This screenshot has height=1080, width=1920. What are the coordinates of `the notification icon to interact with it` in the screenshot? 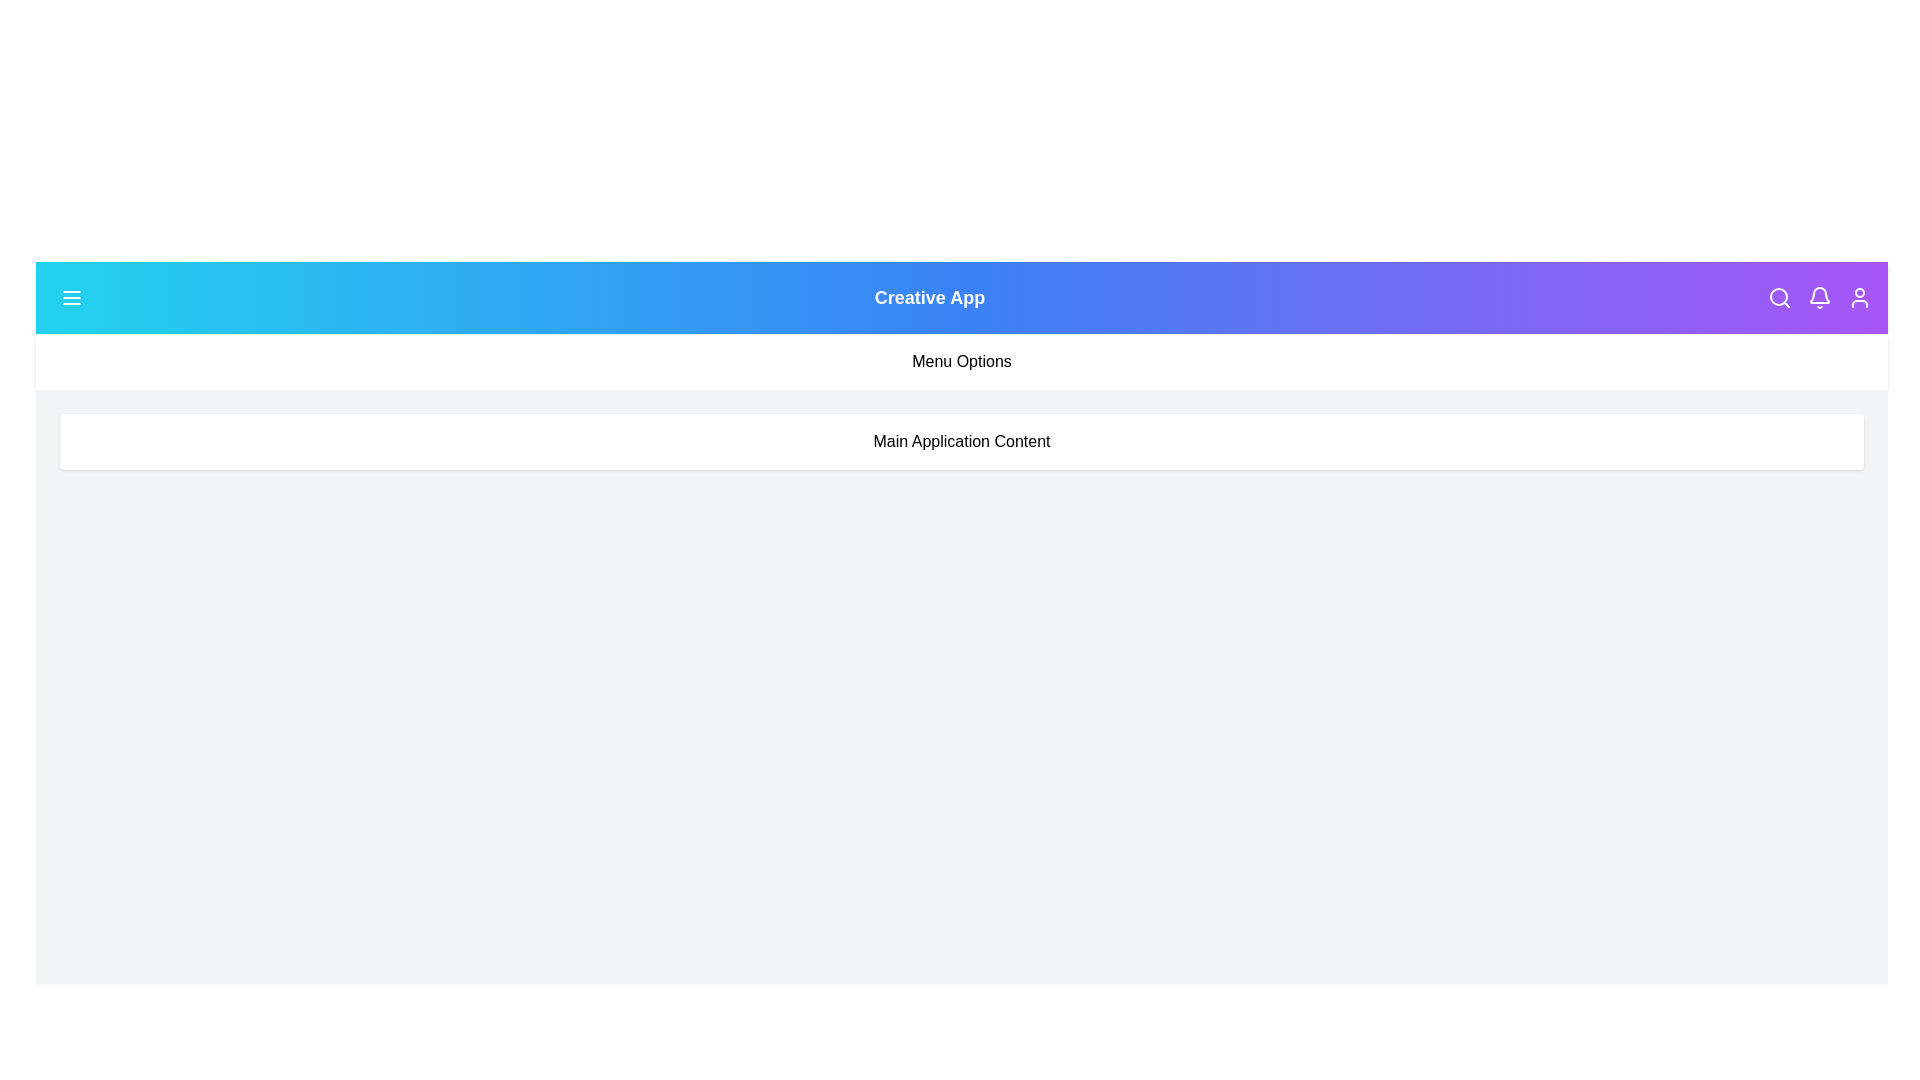 It's located at (1819, 297).